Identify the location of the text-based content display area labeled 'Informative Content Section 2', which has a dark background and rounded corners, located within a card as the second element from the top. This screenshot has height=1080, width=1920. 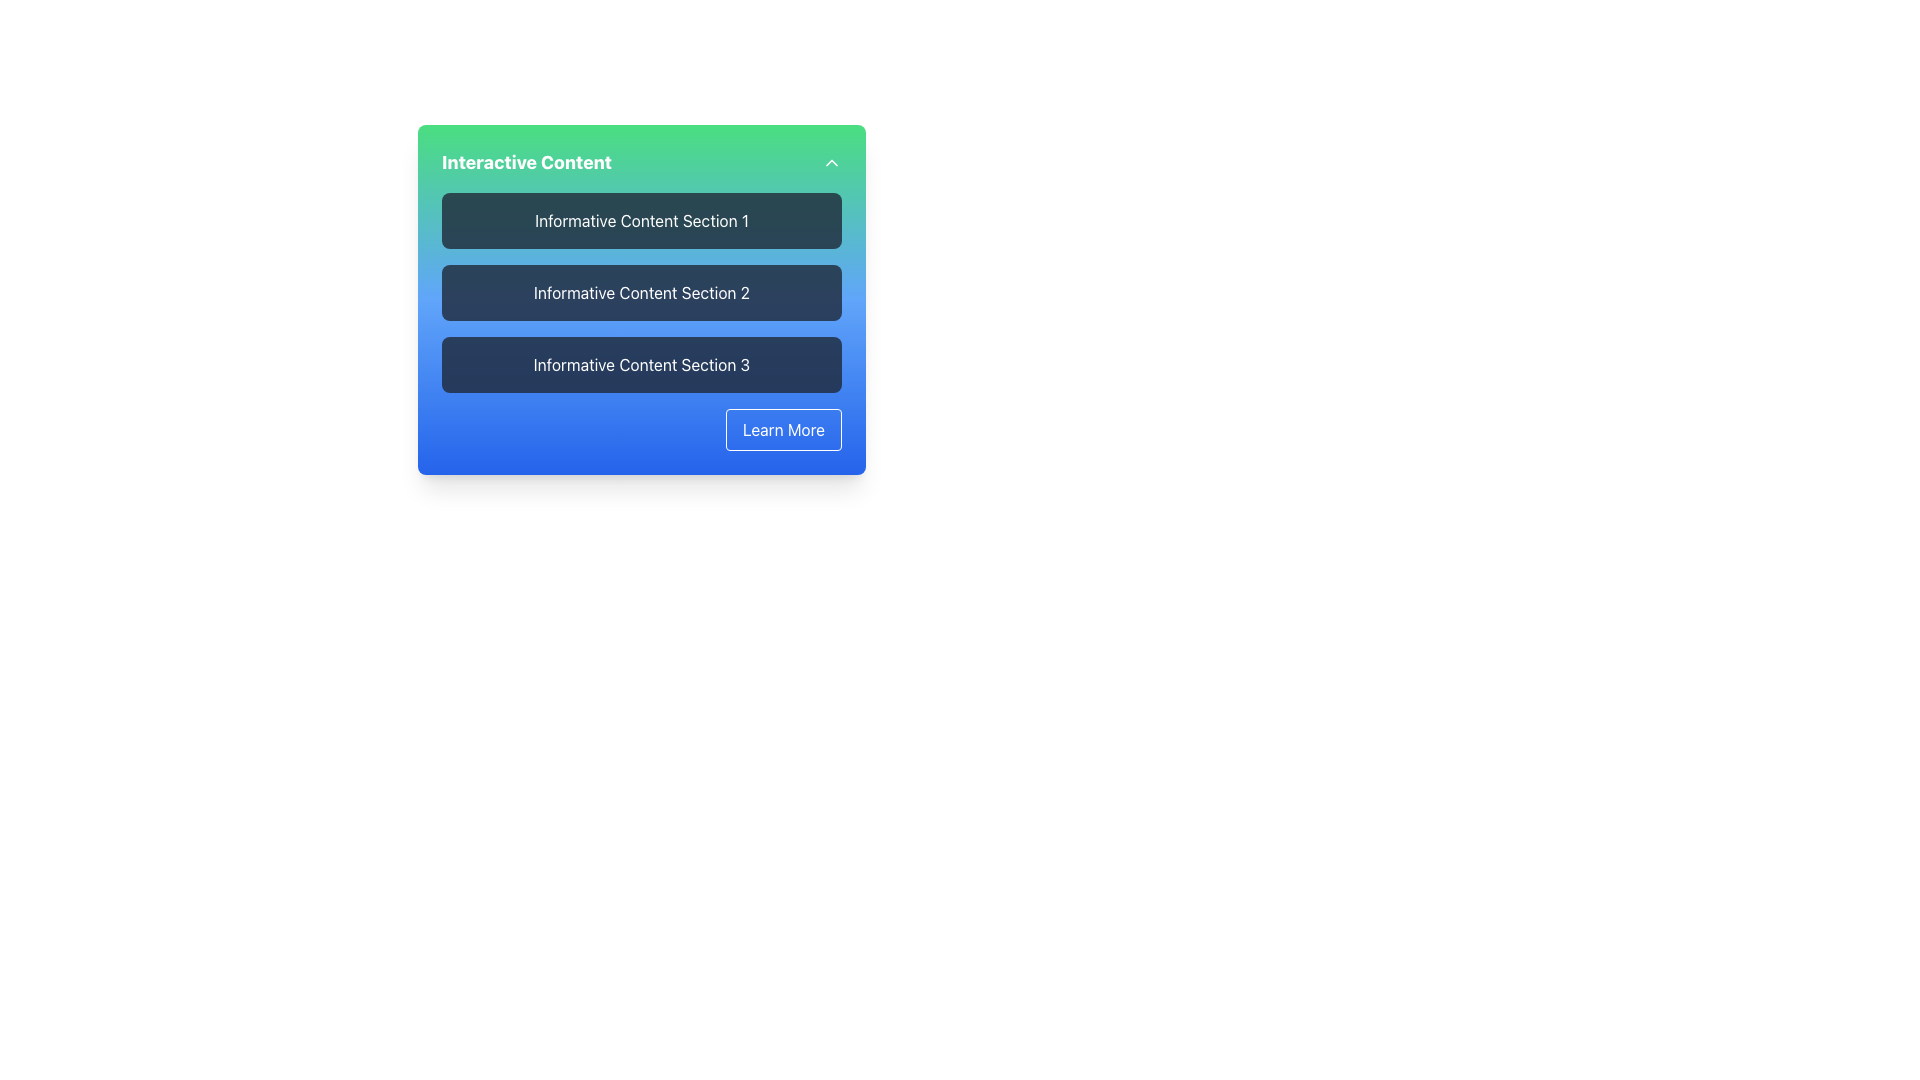
(642, 300).